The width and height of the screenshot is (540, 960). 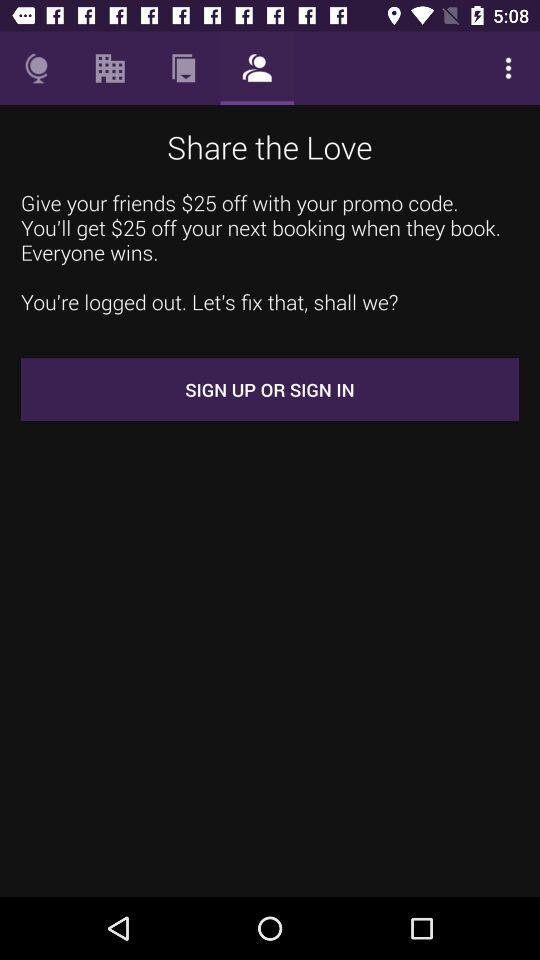 What do you see at coordinates (508, 68) in the screenshot?
I see `the icon above the give your friends item` at bounding box center [508, 68].